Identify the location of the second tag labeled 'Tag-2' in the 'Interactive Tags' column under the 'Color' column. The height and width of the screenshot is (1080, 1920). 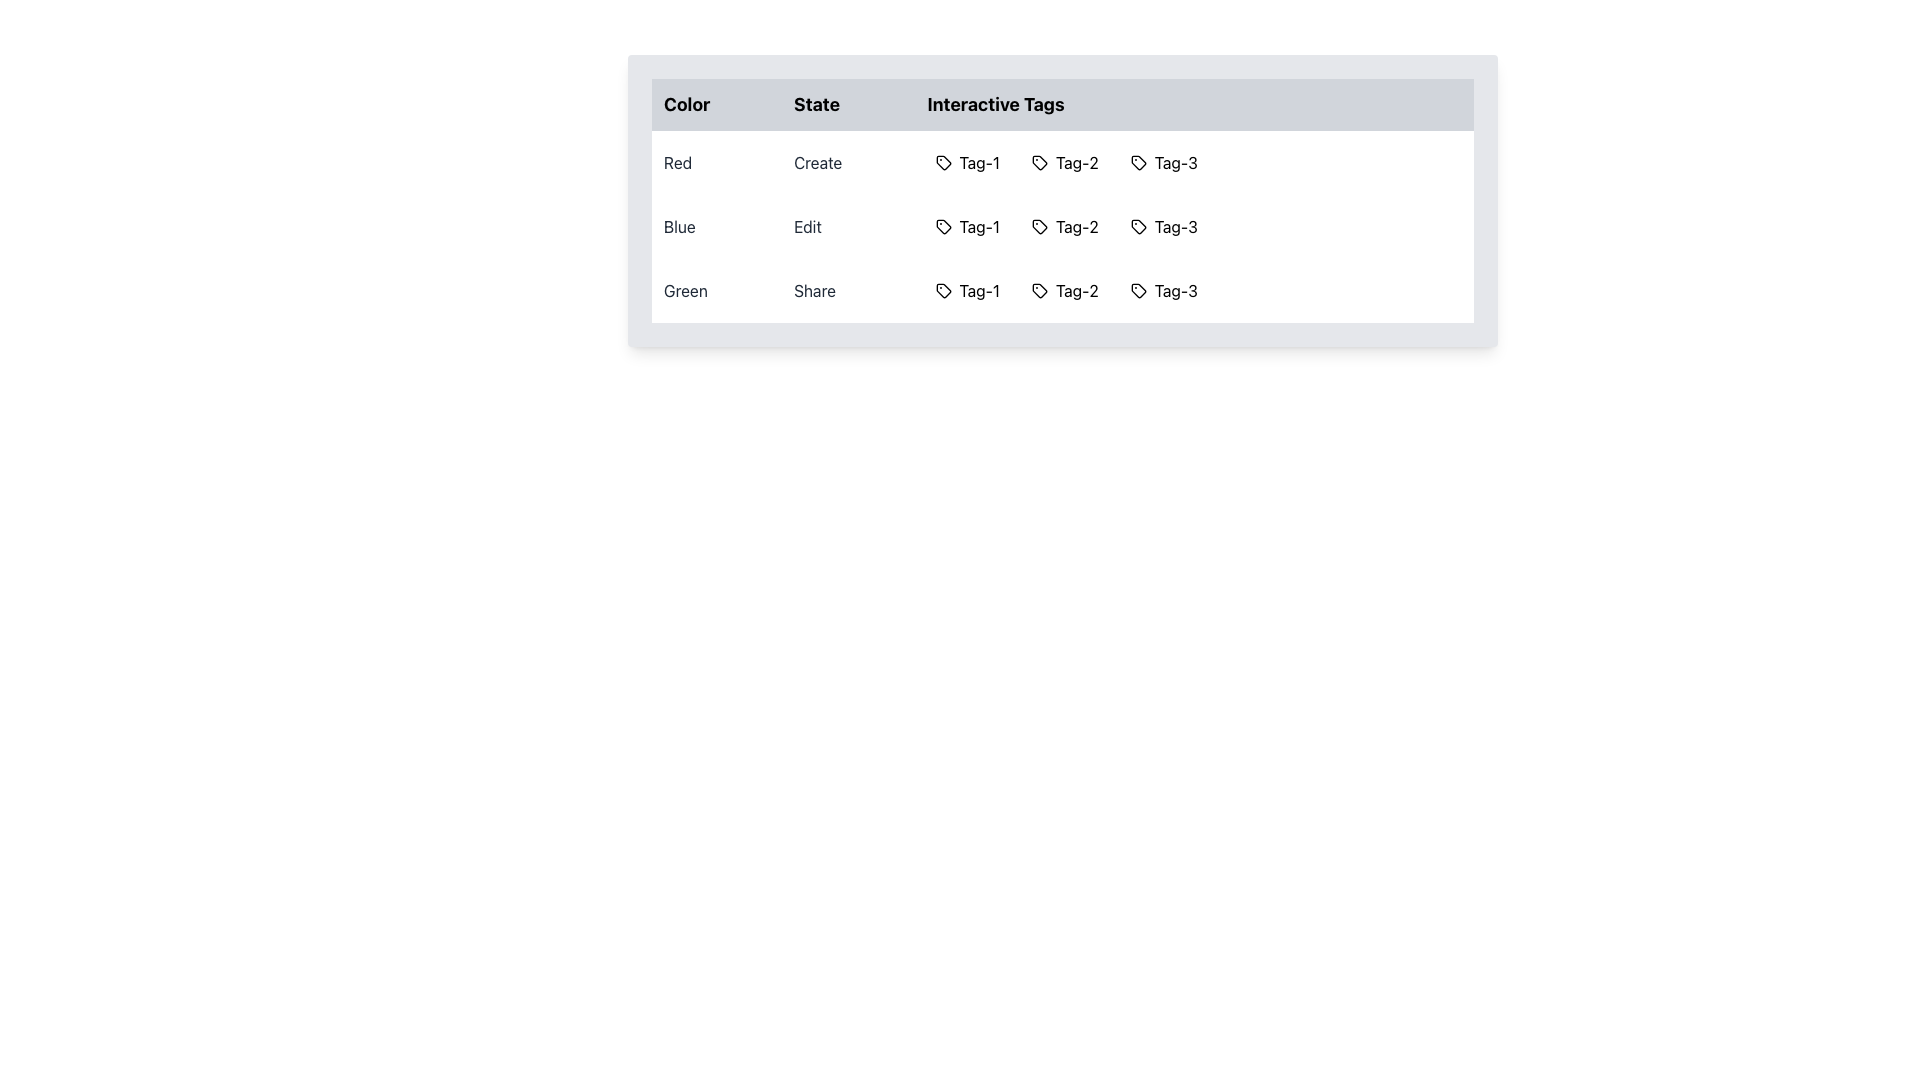
(1040, 226).